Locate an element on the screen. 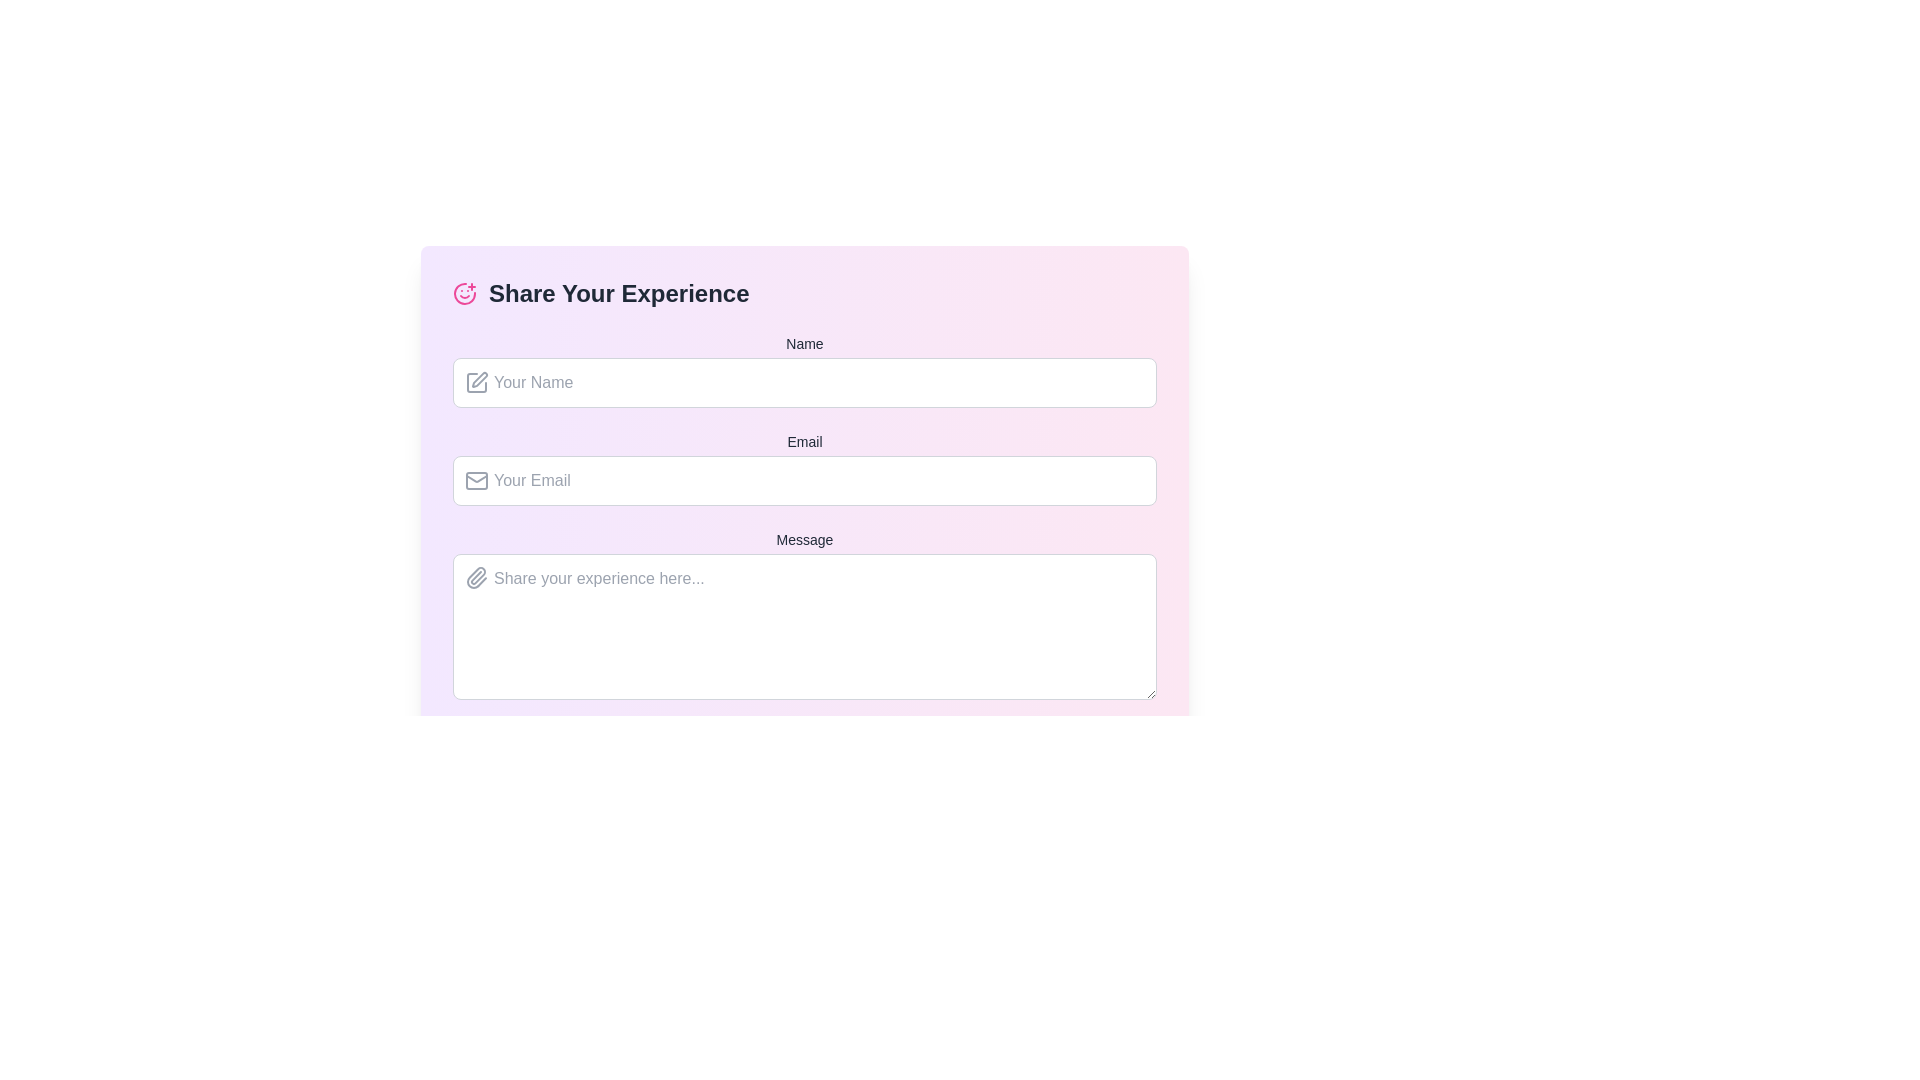 The width and height of the screenshot is (1920, 1080). the gray pen and square icon located to the left of the 'Your Name' input field, which is vertically centered with the field is located at coordinates (475, 382).